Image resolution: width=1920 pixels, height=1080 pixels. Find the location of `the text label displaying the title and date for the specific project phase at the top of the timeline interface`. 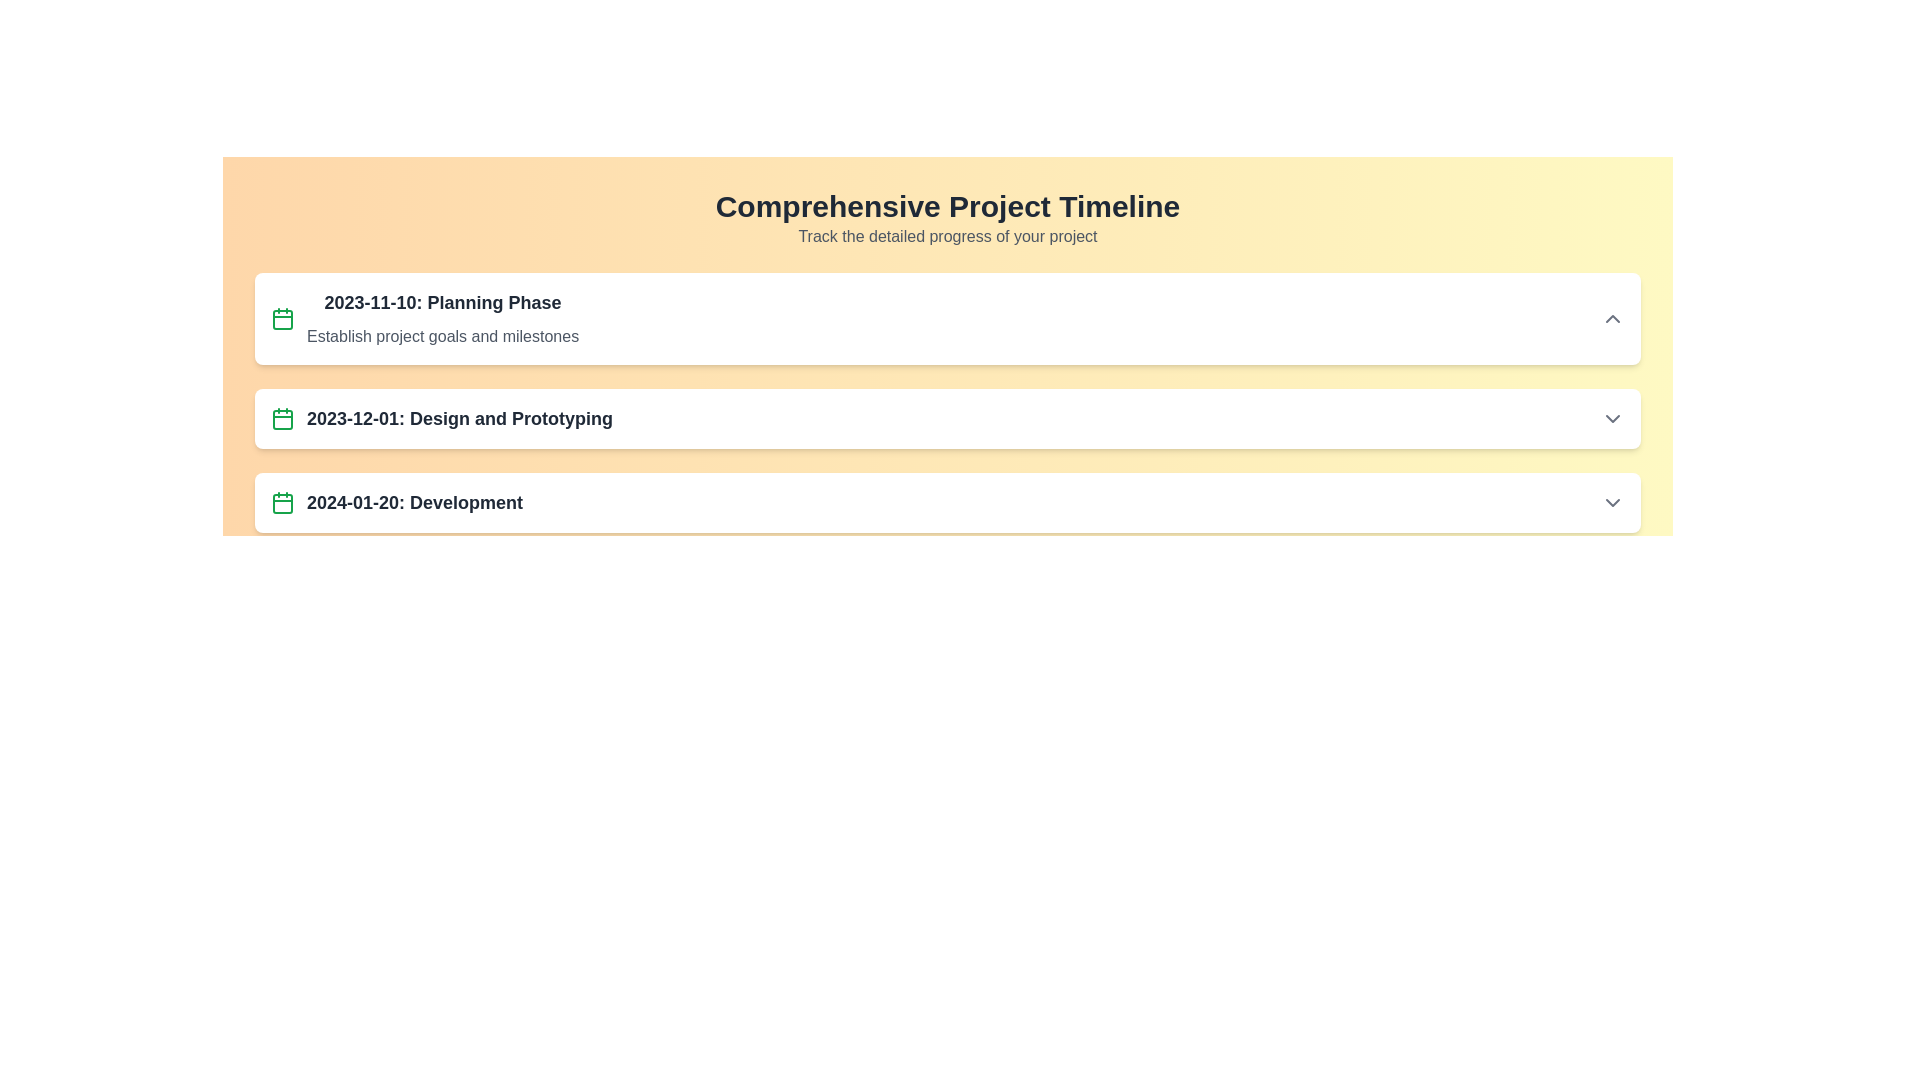

the text label displaying the title and date for the specific project phase at the top of the timeline interface is located at coordinates (442, 303).